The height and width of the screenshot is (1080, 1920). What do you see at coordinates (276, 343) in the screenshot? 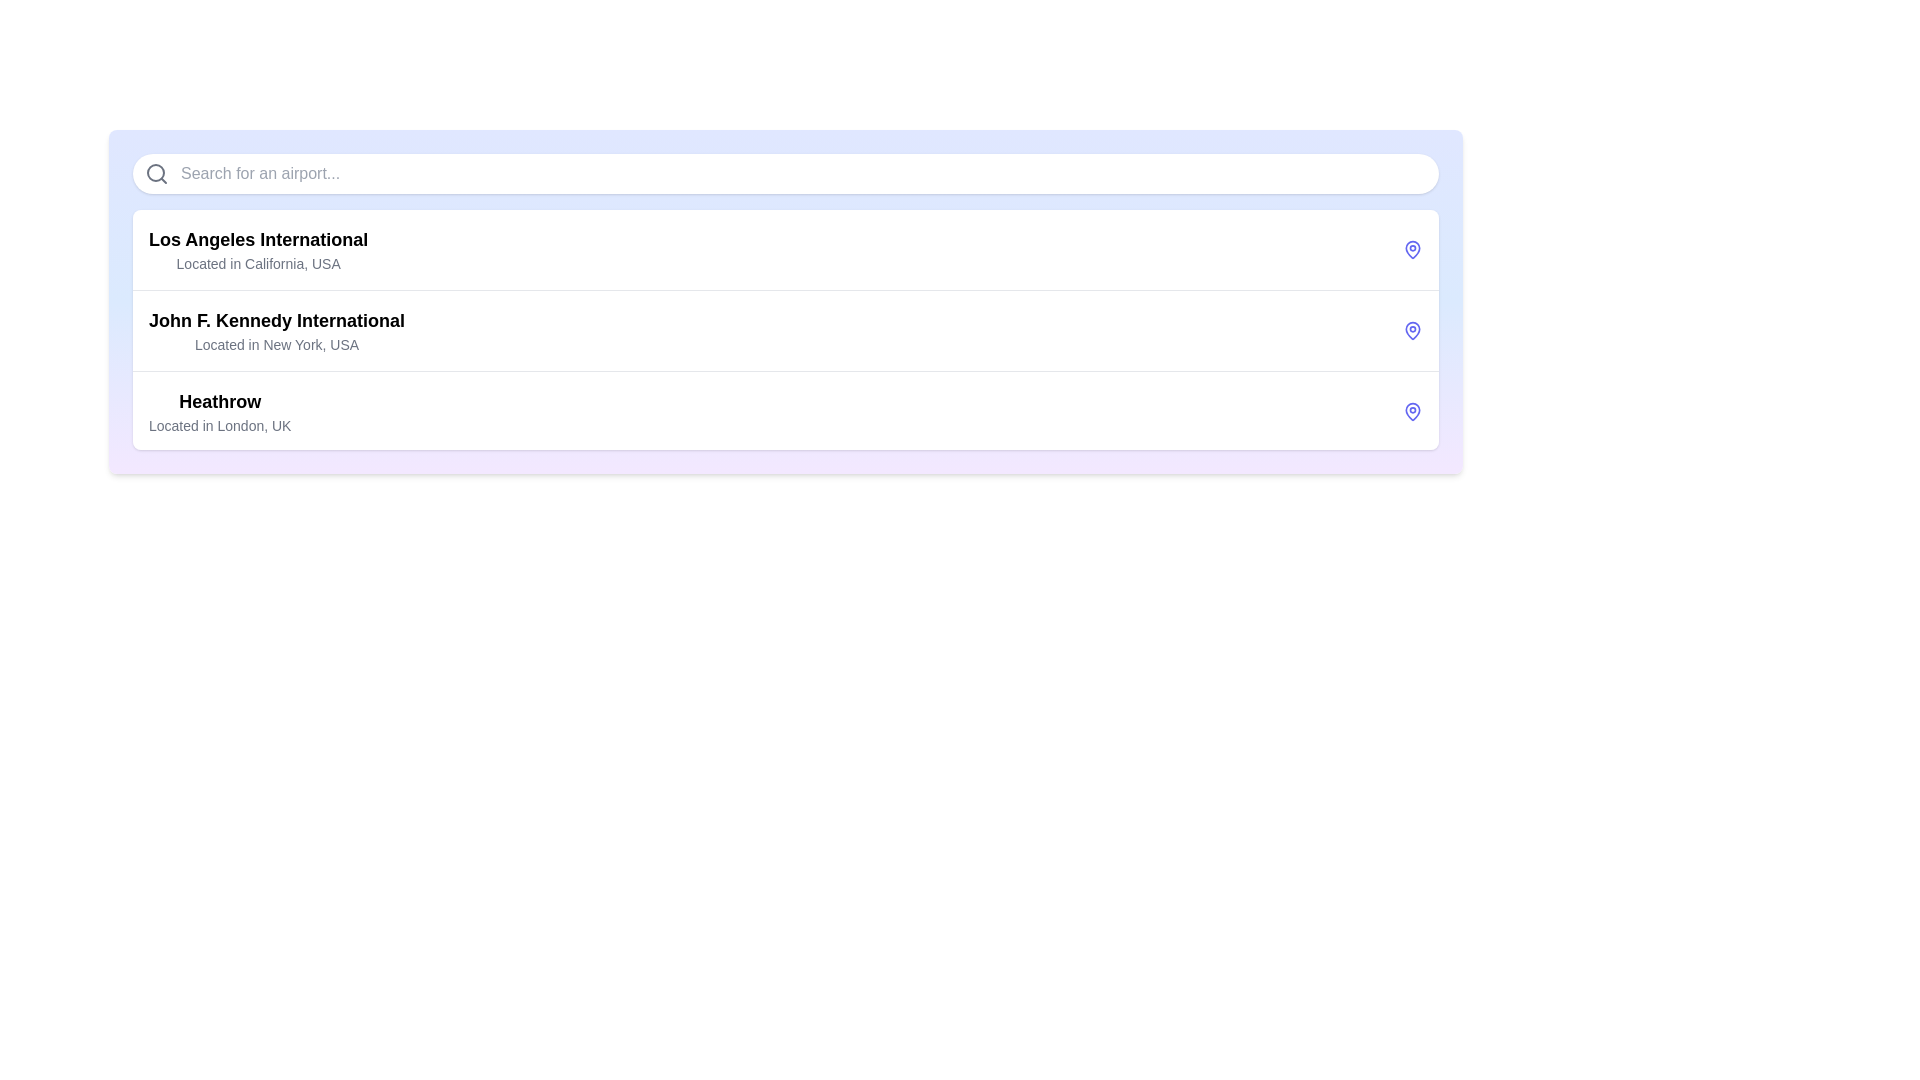
I see `location information from the static text positioned below 'John F. Kennedy International' in the second list item` at bounding box center [276, 343].